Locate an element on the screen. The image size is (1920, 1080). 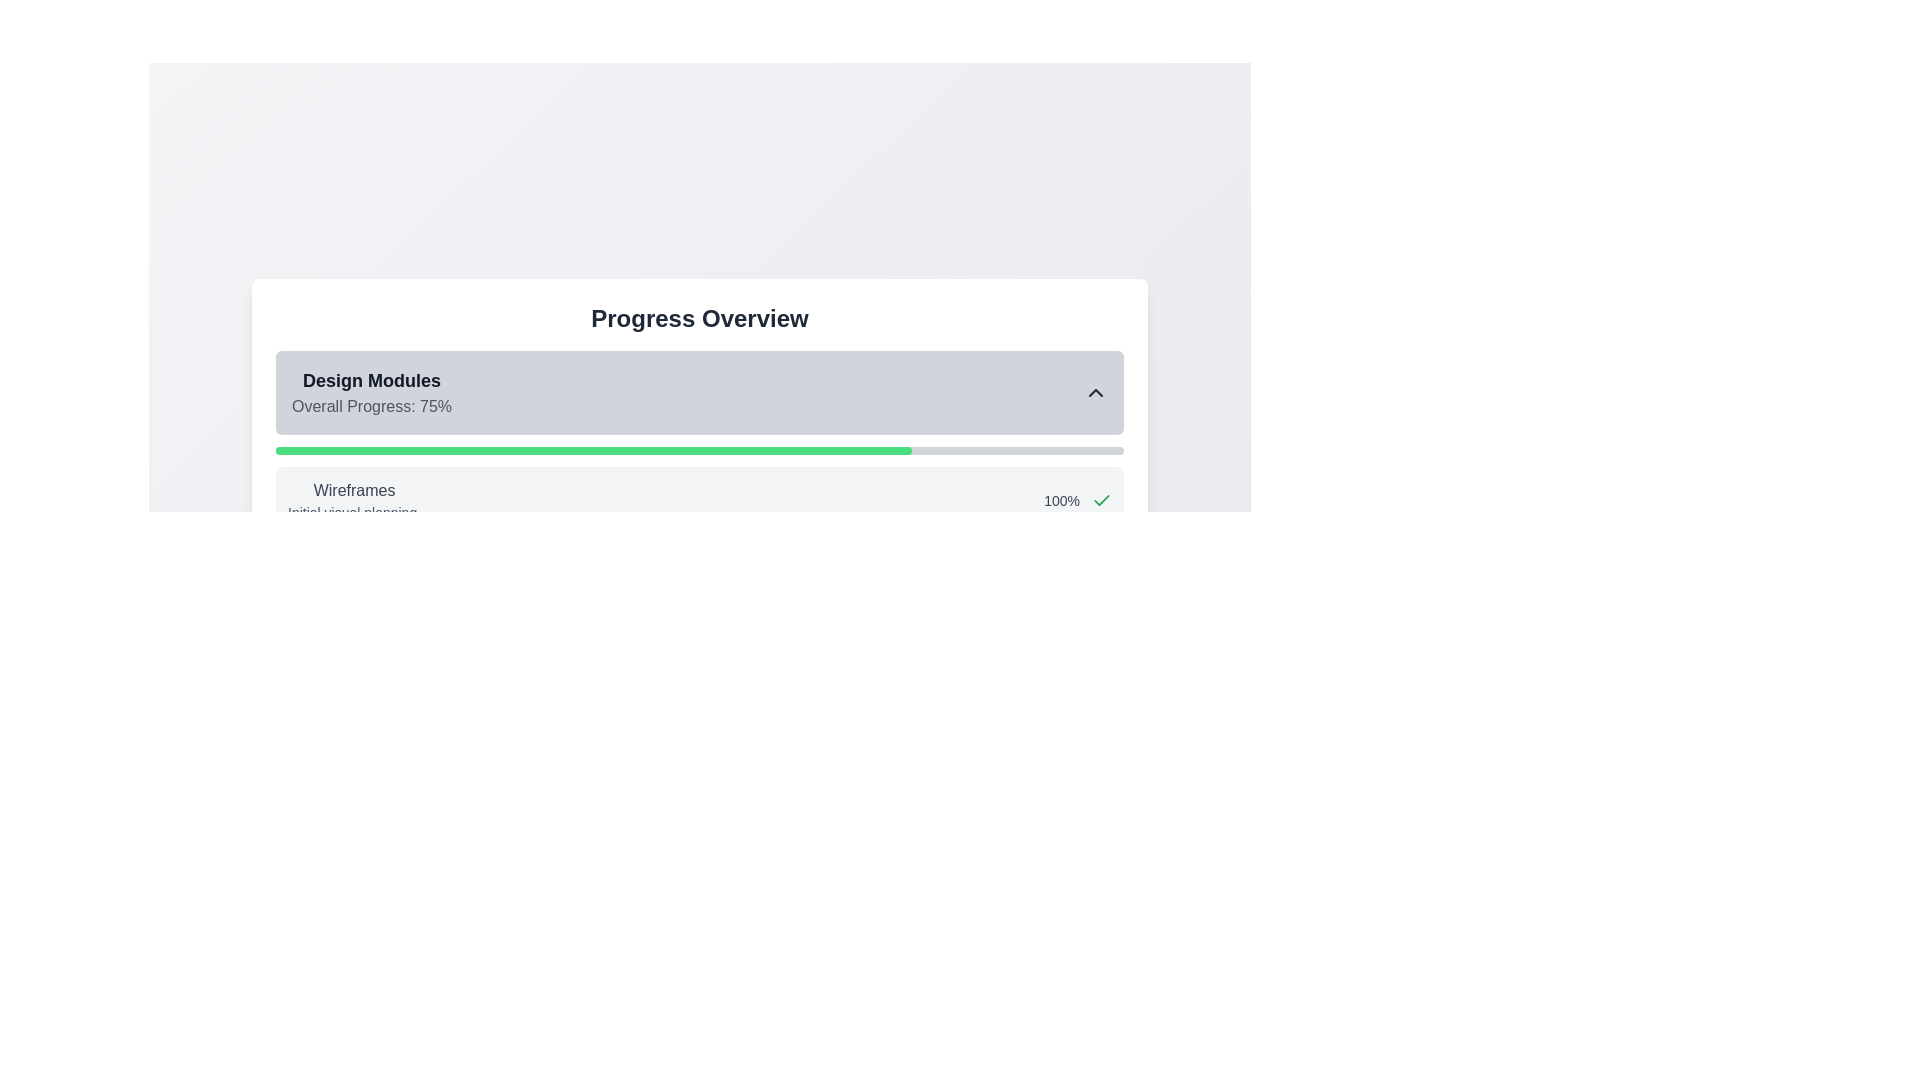
the Progress Indicator, a horizontal gray bar with a green-filled portion, located under 'Overall Progress: 75%' in the 'Progress Overview' section is located at coordinates (700, 451).